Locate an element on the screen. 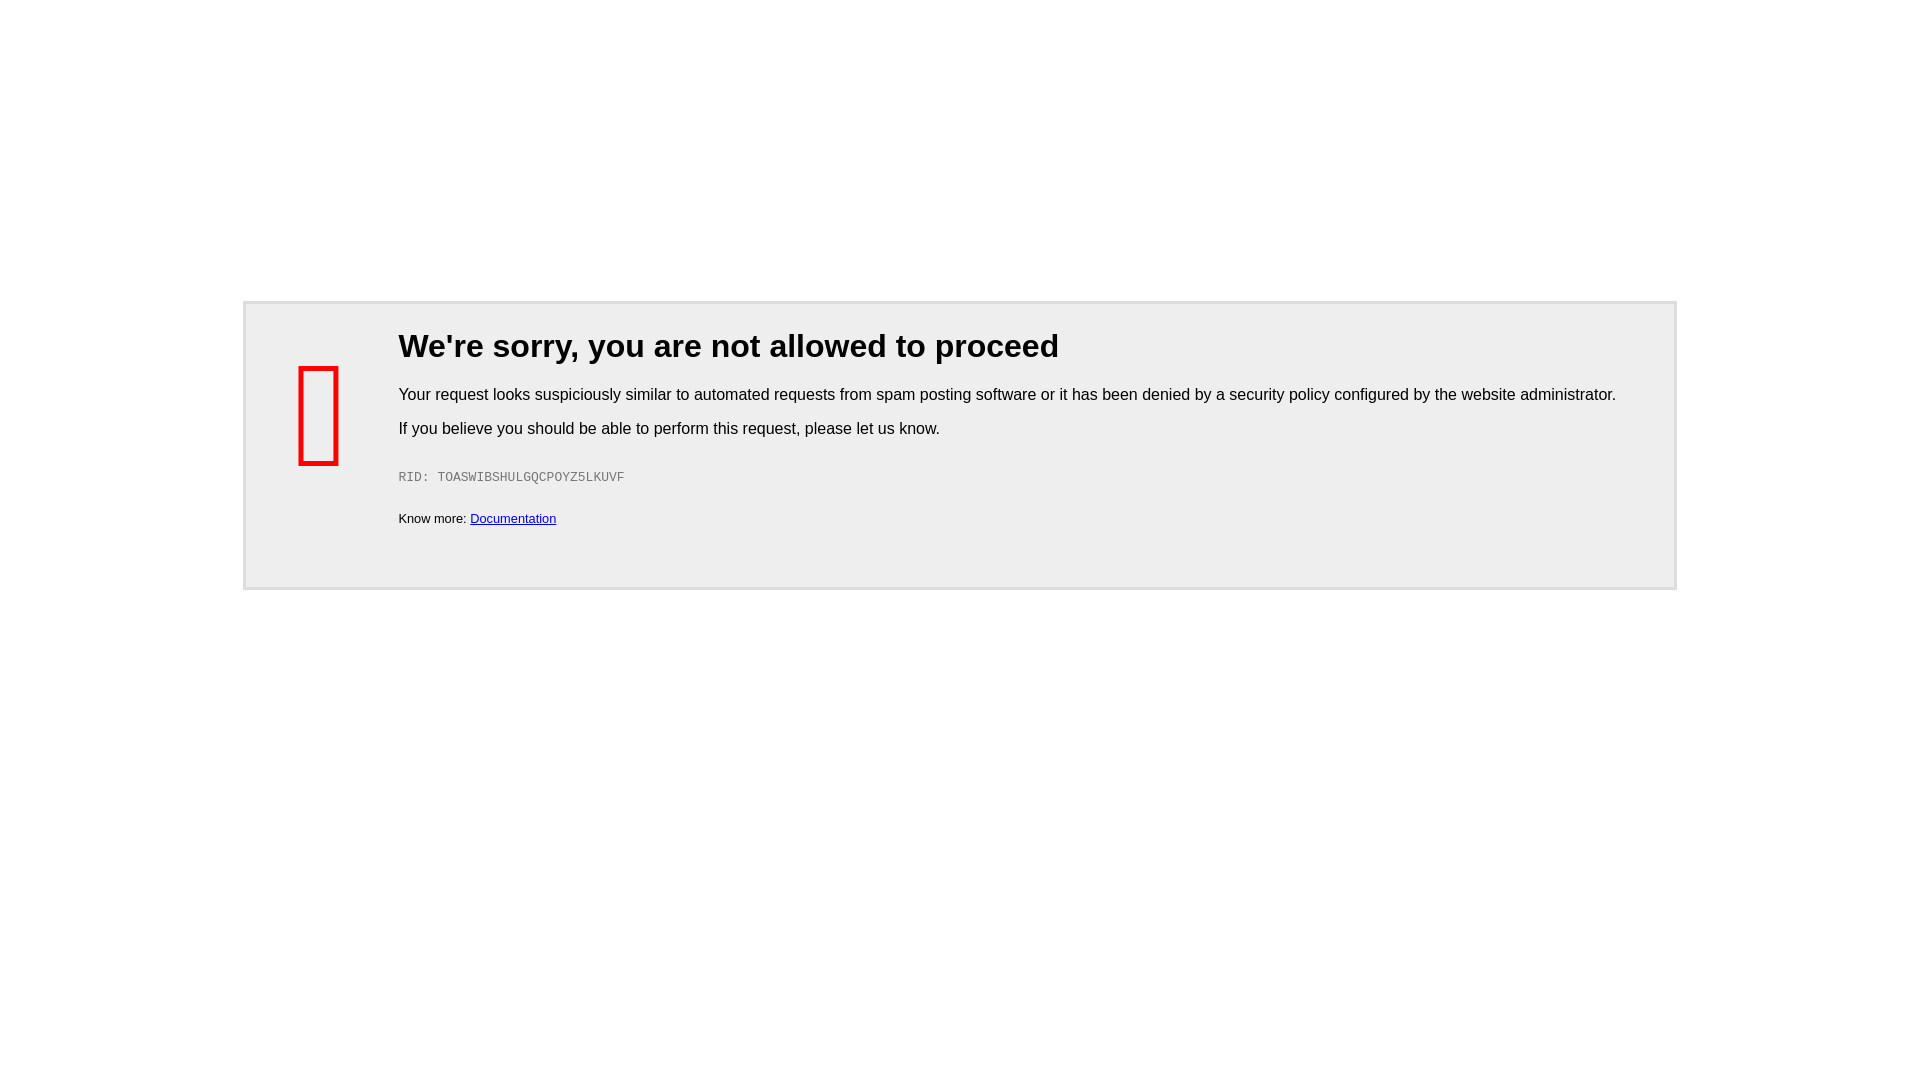 The image size is (1920, 1080). 'Documentation' is located at coordinates (469, 517).